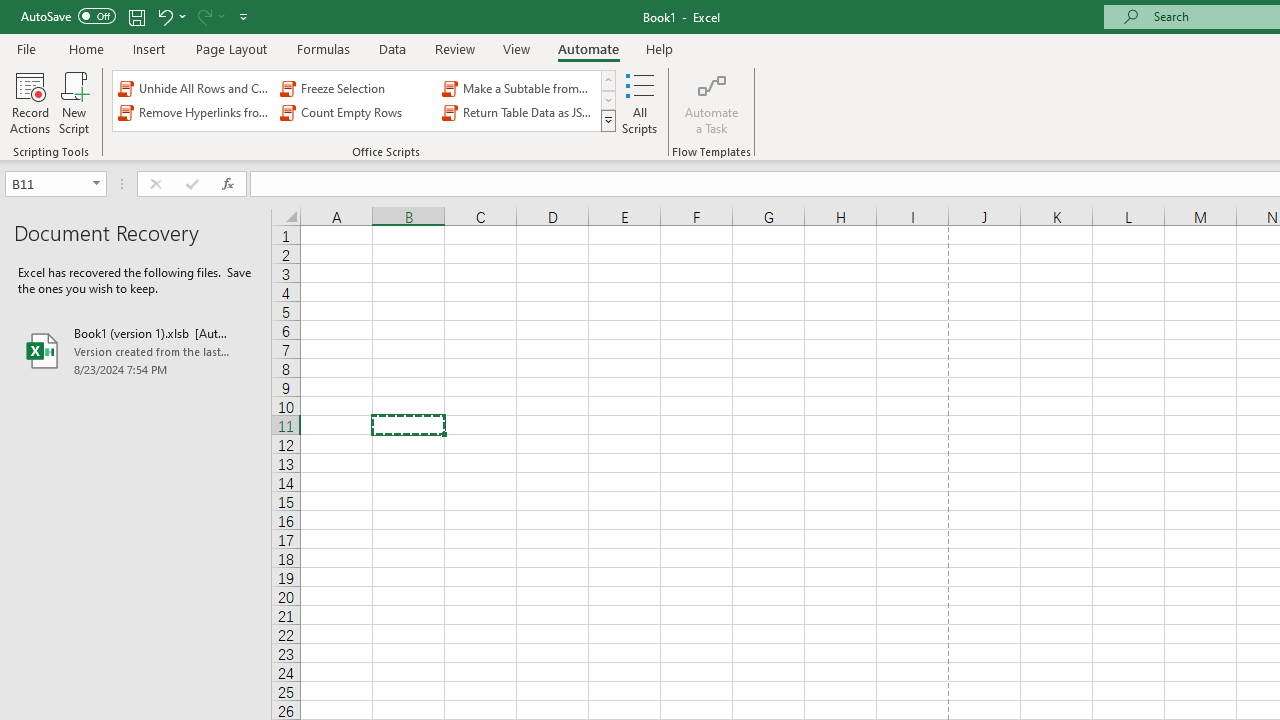 The width and height of the screenshot is (1280, 720). What do you see at coordinates (519, 113) in the screenshot?
I see `'Return Table Data as JSON'` at bounding box center [519, 113].